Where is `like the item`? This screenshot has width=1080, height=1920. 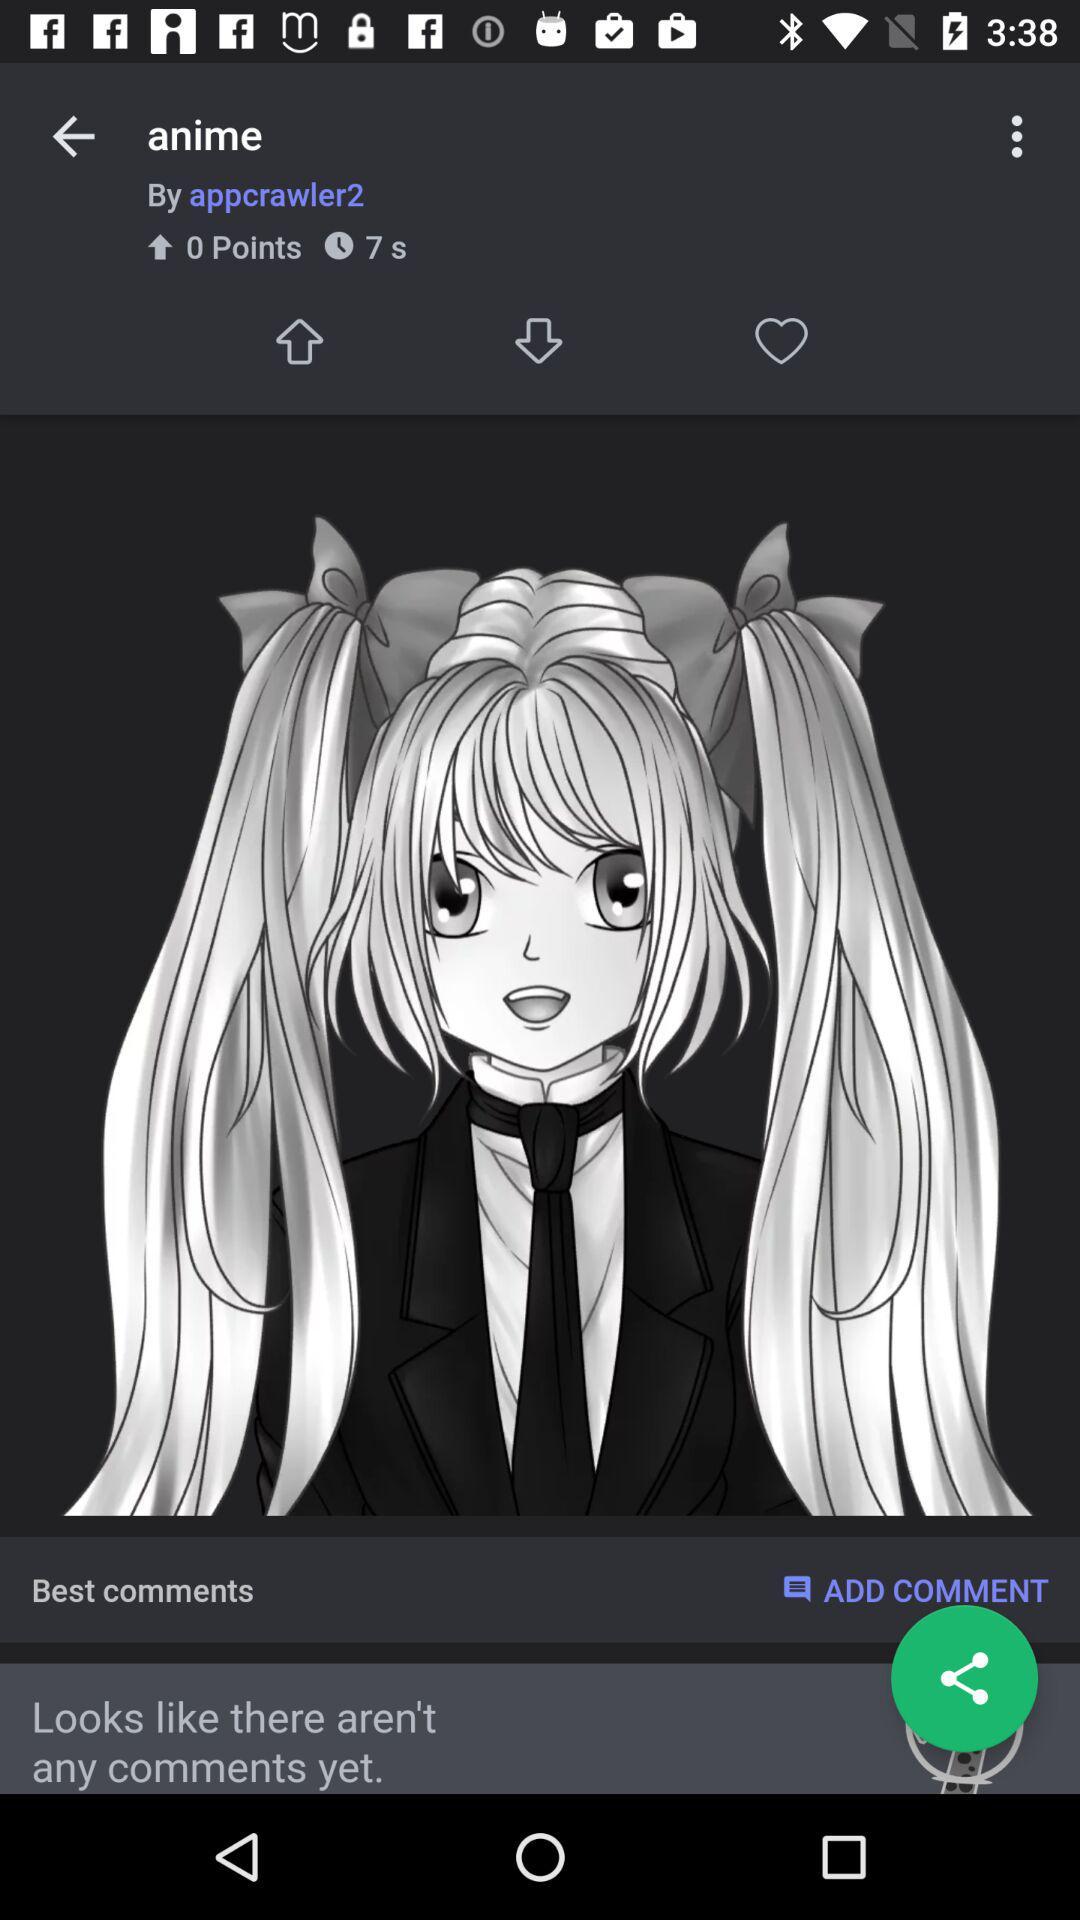 like the item is located at coordinates (780, 341).